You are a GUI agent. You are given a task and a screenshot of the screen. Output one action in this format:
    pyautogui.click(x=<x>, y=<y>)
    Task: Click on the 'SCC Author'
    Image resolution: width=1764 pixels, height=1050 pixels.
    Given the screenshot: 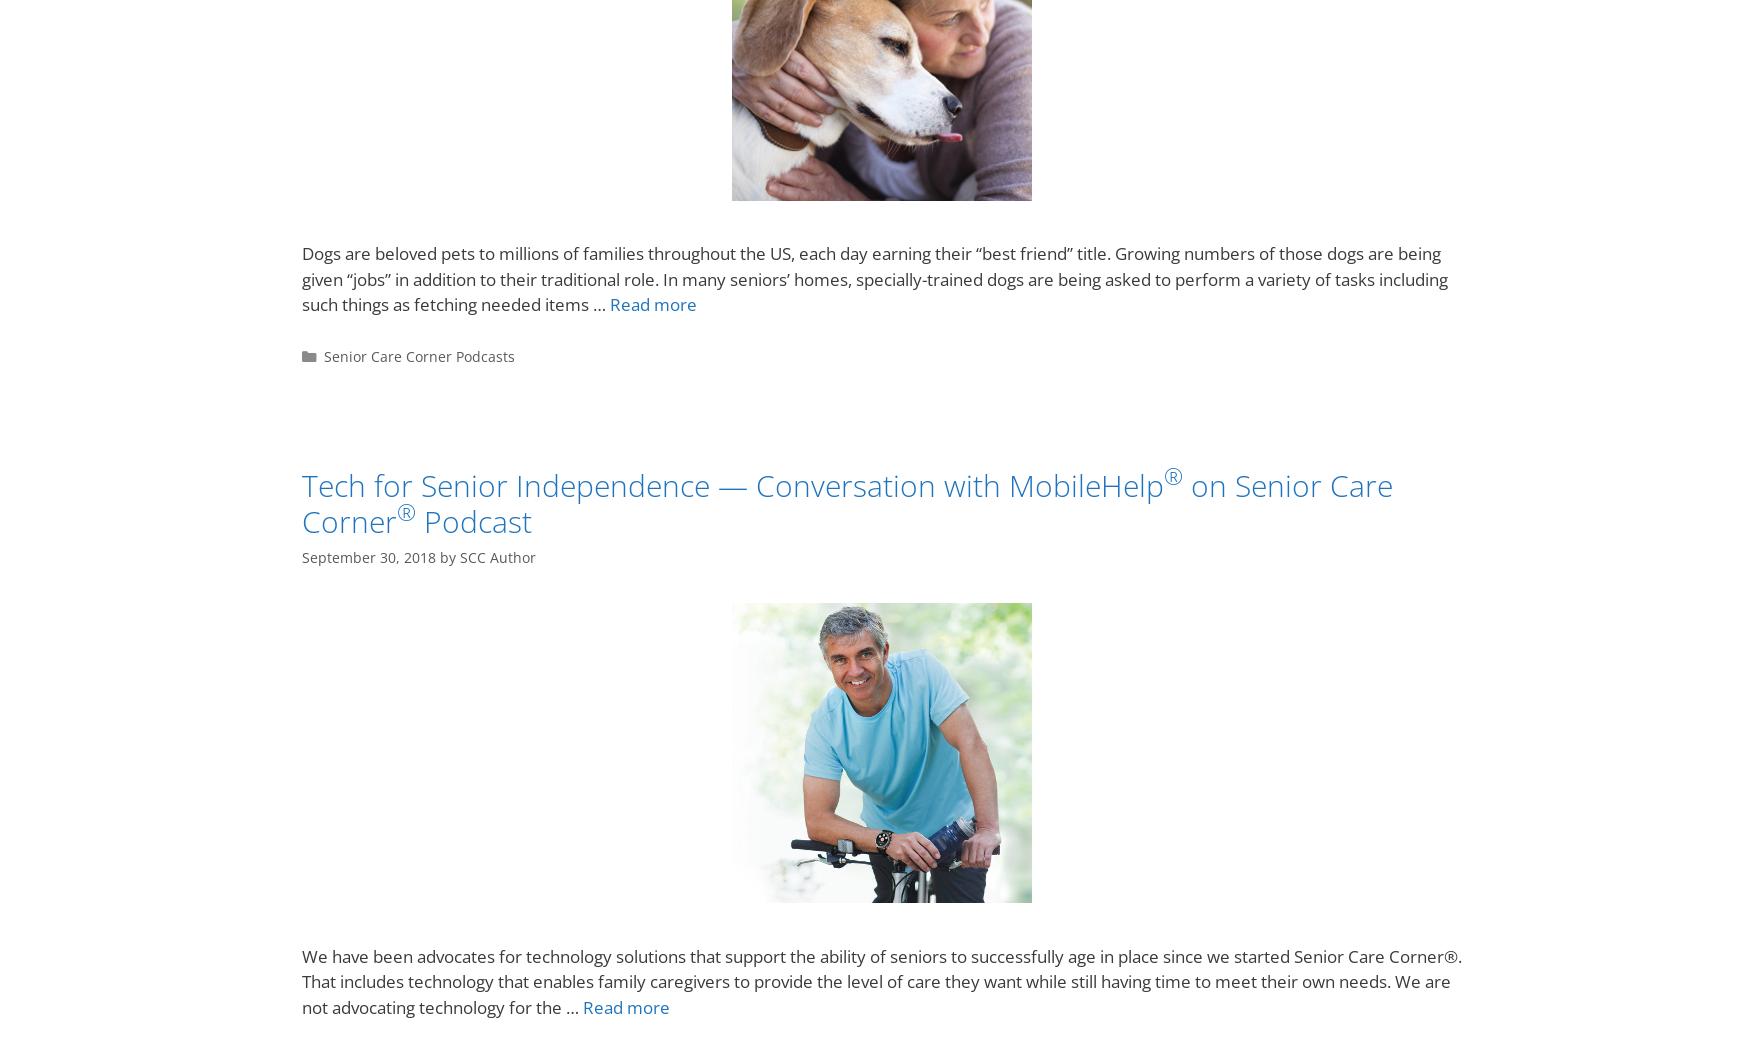 What is the action you would take?
    pyautogui.click(x=497, y=557)
    